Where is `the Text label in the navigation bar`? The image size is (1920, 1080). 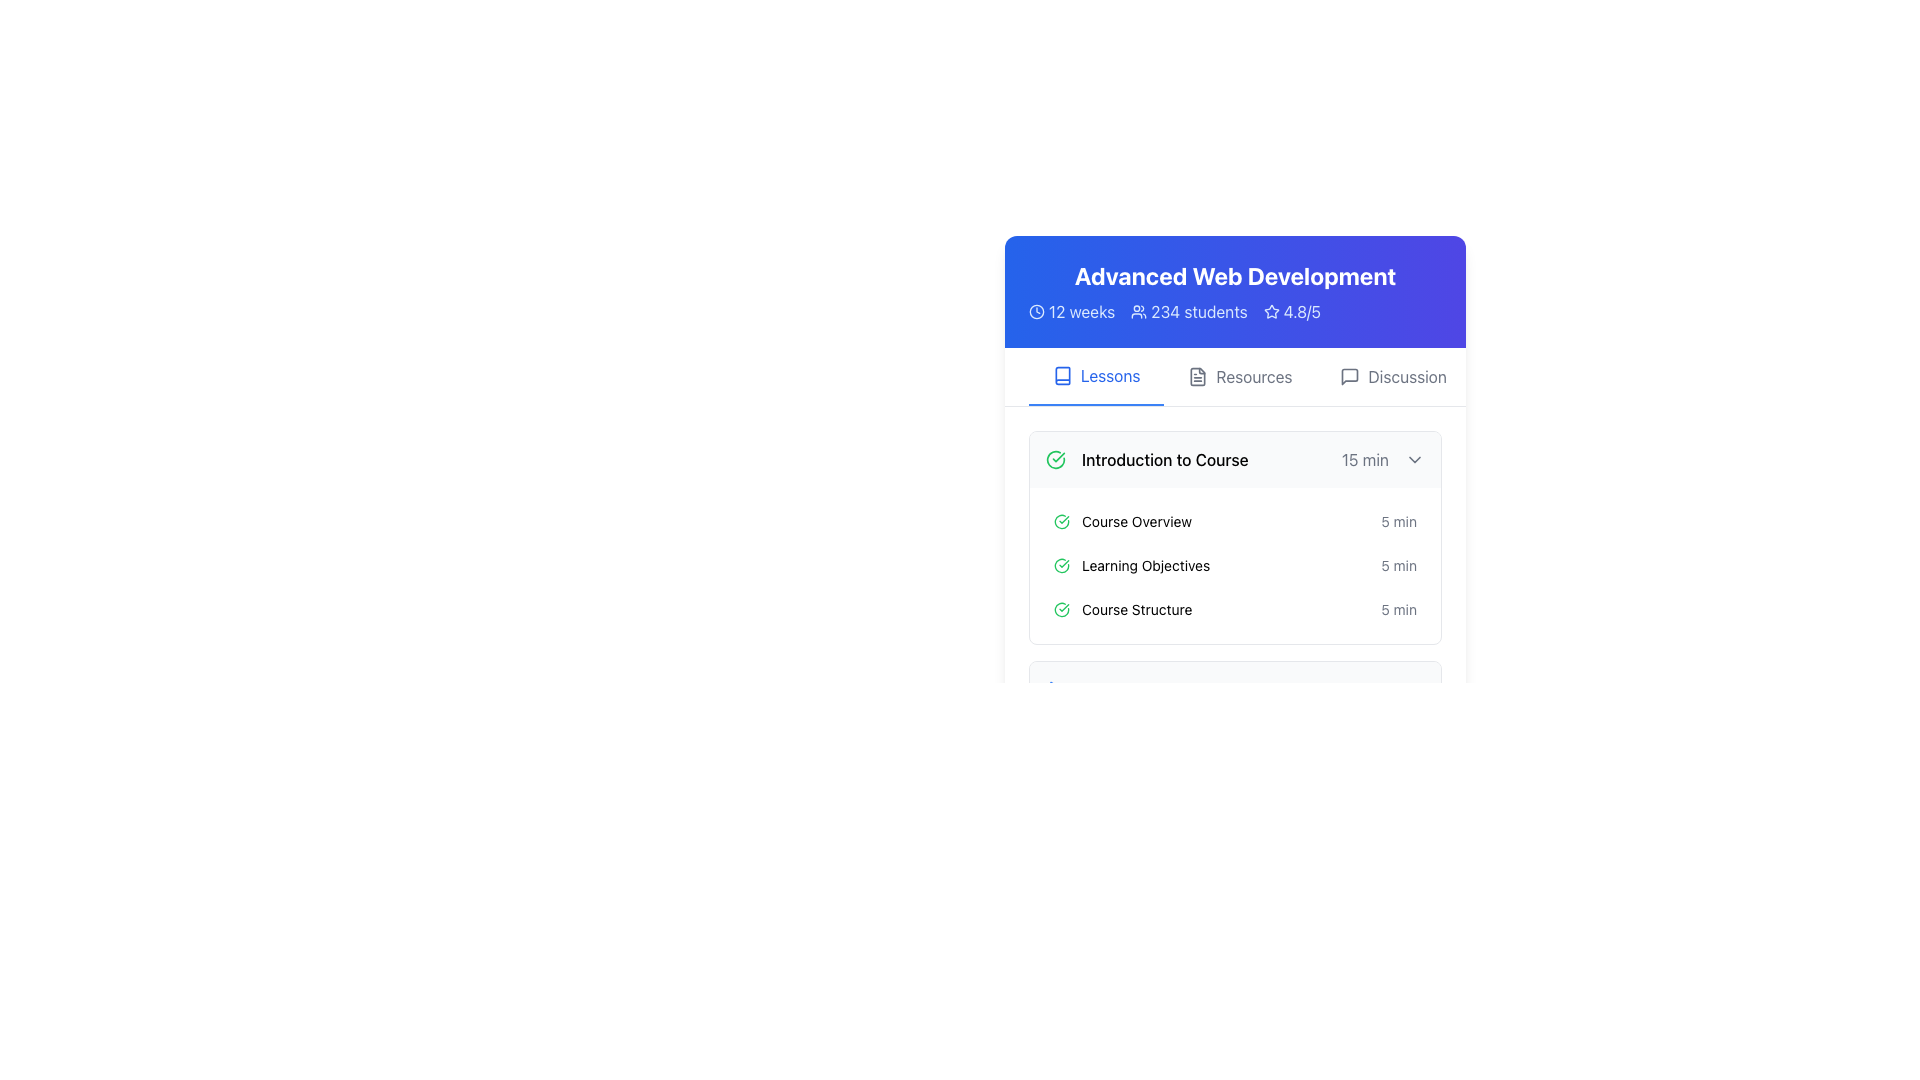
the Text label in the navigation bar is located at coordinates (1253, 377).